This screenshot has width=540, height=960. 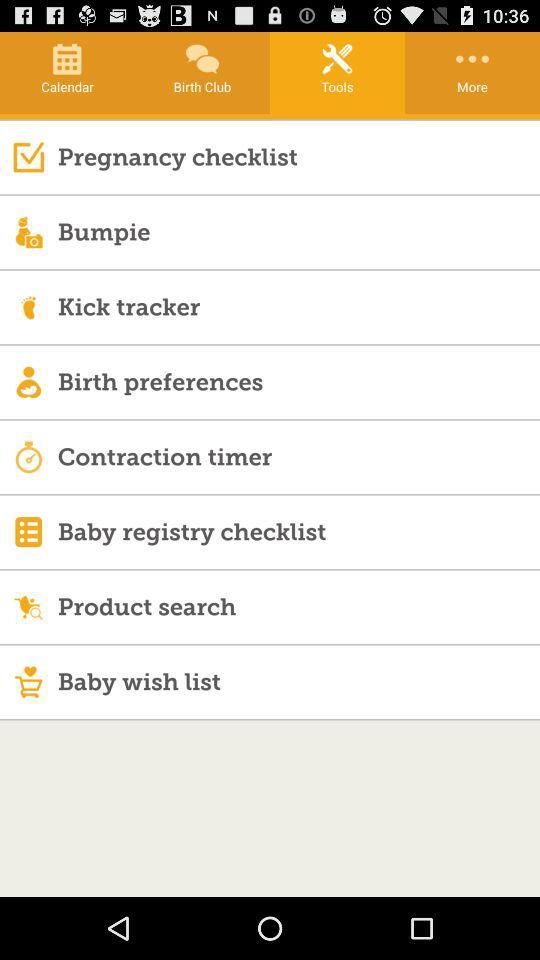 What do you see at coordinates (297, 306) in the screenshot?
I see `kick tracker icon` at bounding box center [297, 306].